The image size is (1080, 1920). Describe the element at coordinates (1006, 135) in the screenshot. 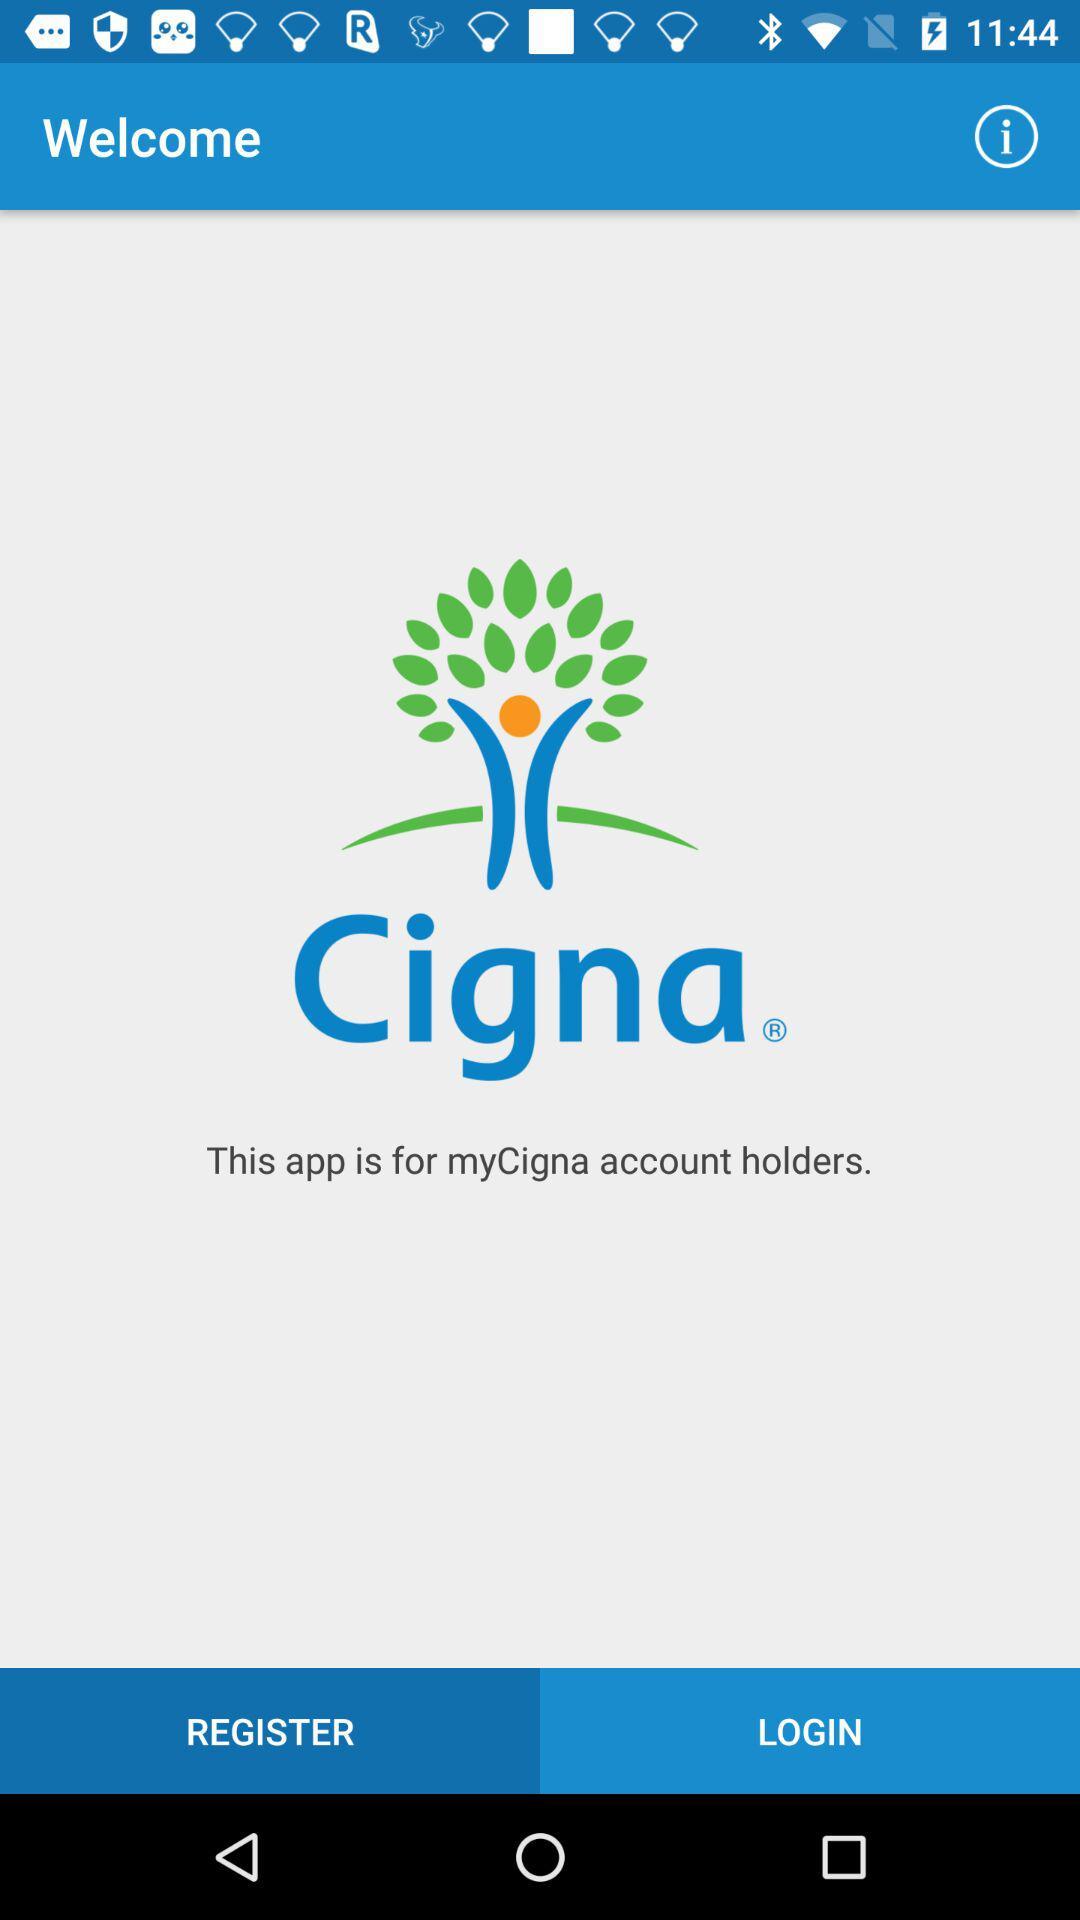

I see `the icon above the login item` at that location.